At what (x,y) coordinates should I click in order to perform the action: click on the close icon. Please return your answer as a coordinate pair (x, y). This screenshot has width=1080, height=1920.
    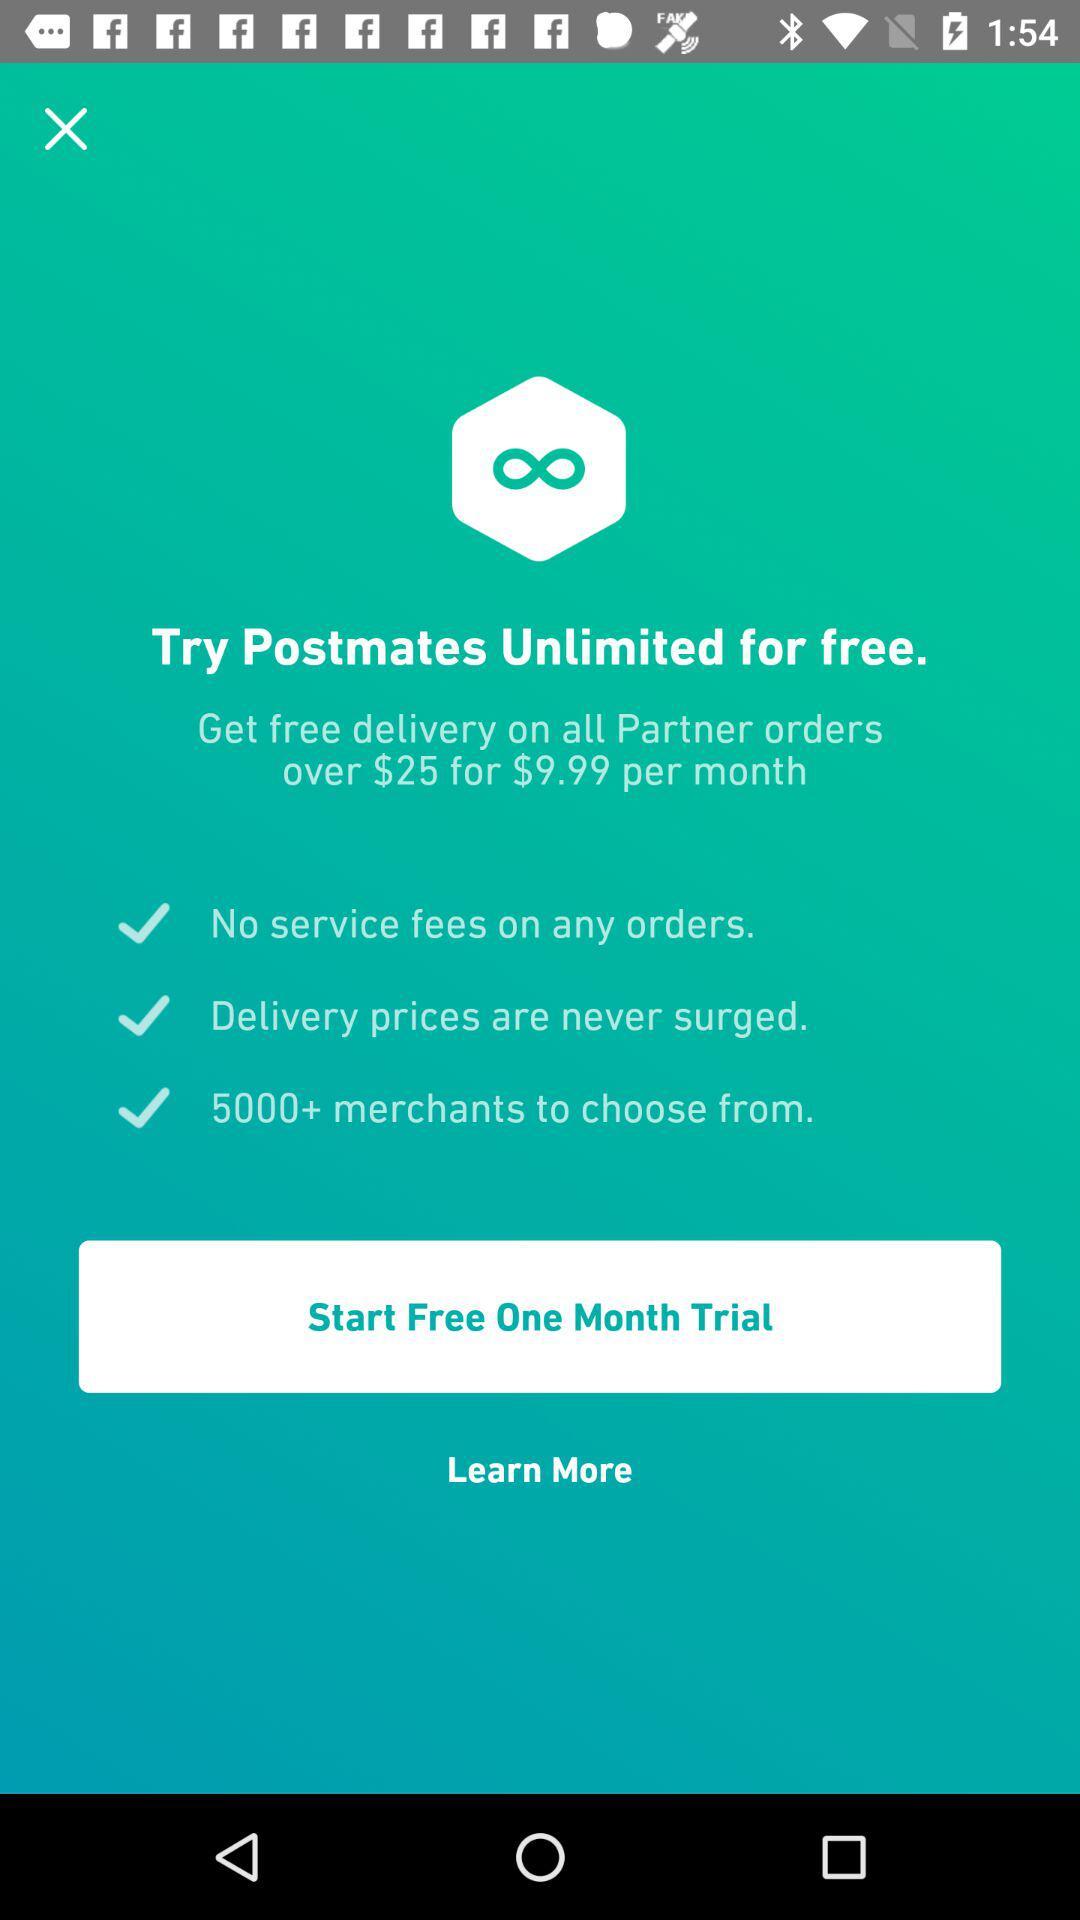
    Looking at the image, I should click on (64, 127).